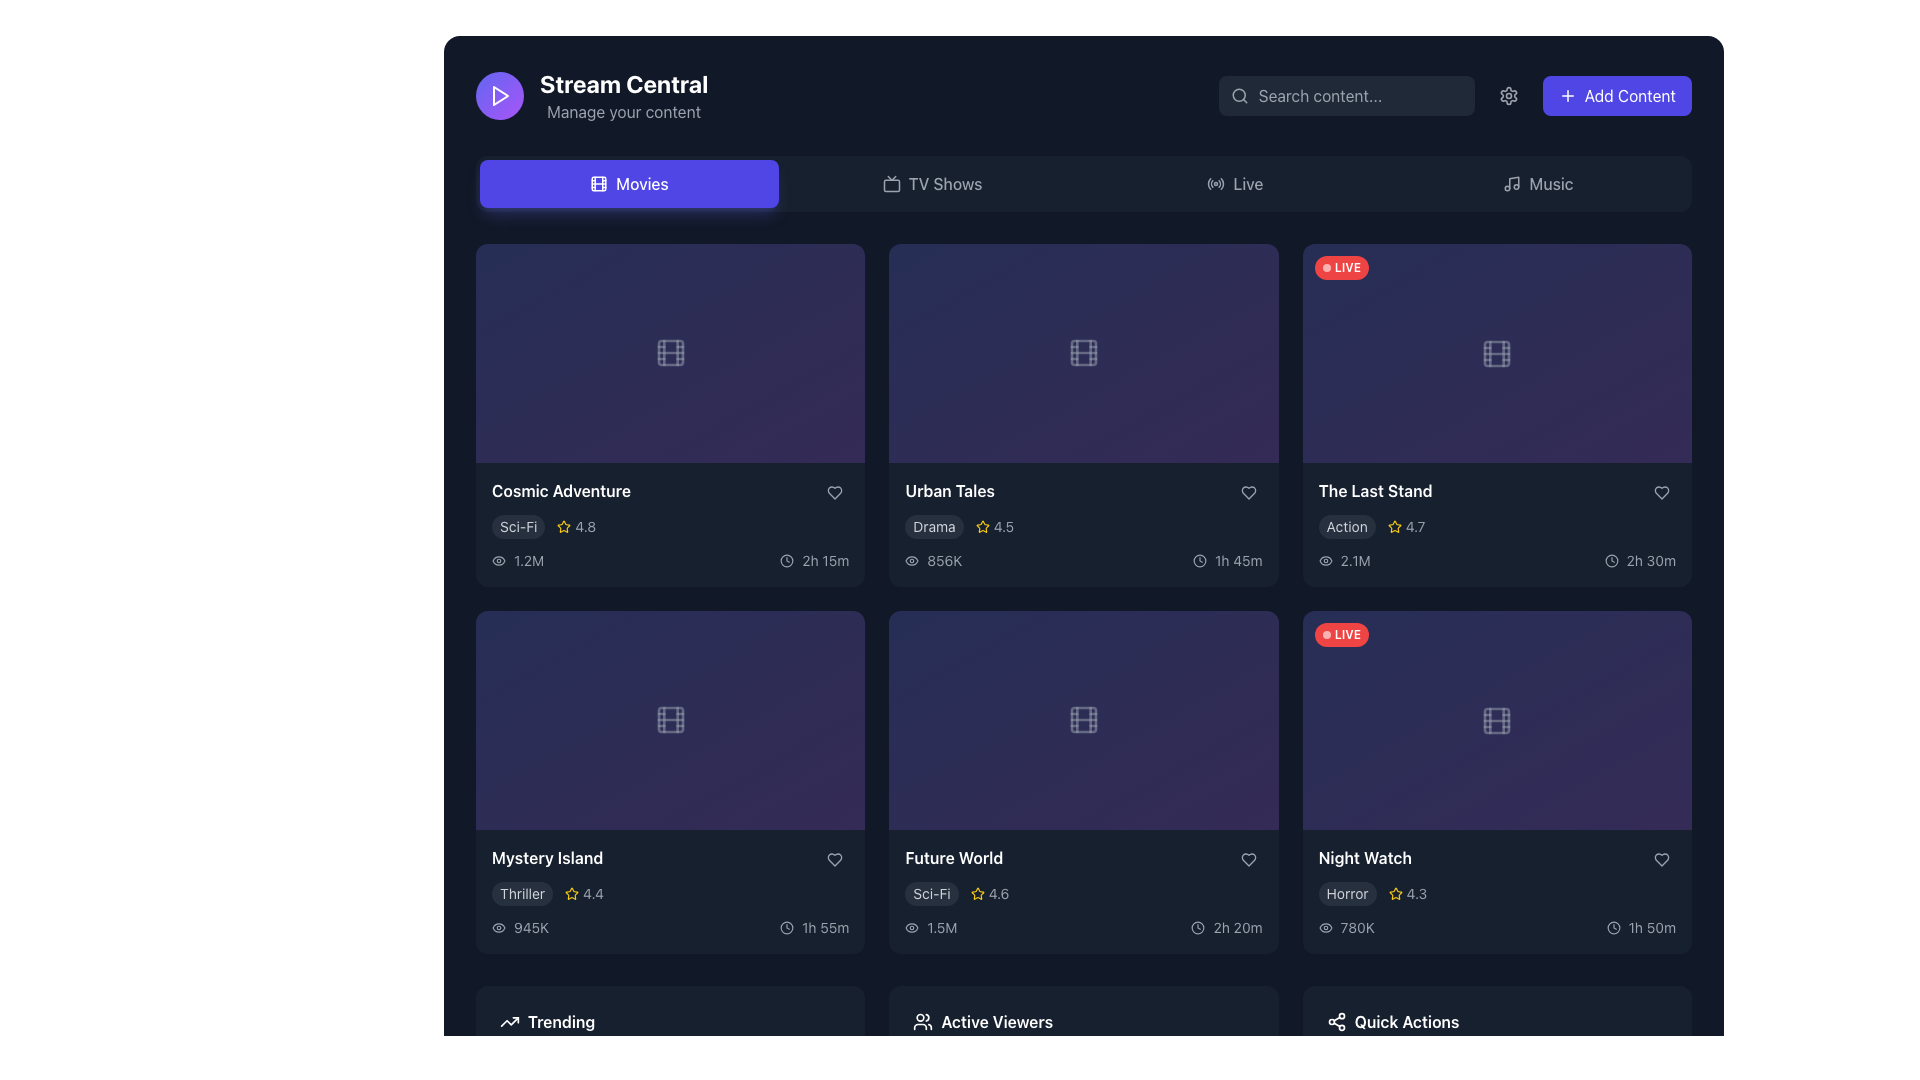  I want to click on the heart icon located at the bottom-right corner of the 'Night Watch' movie card, so click(1661, 859).